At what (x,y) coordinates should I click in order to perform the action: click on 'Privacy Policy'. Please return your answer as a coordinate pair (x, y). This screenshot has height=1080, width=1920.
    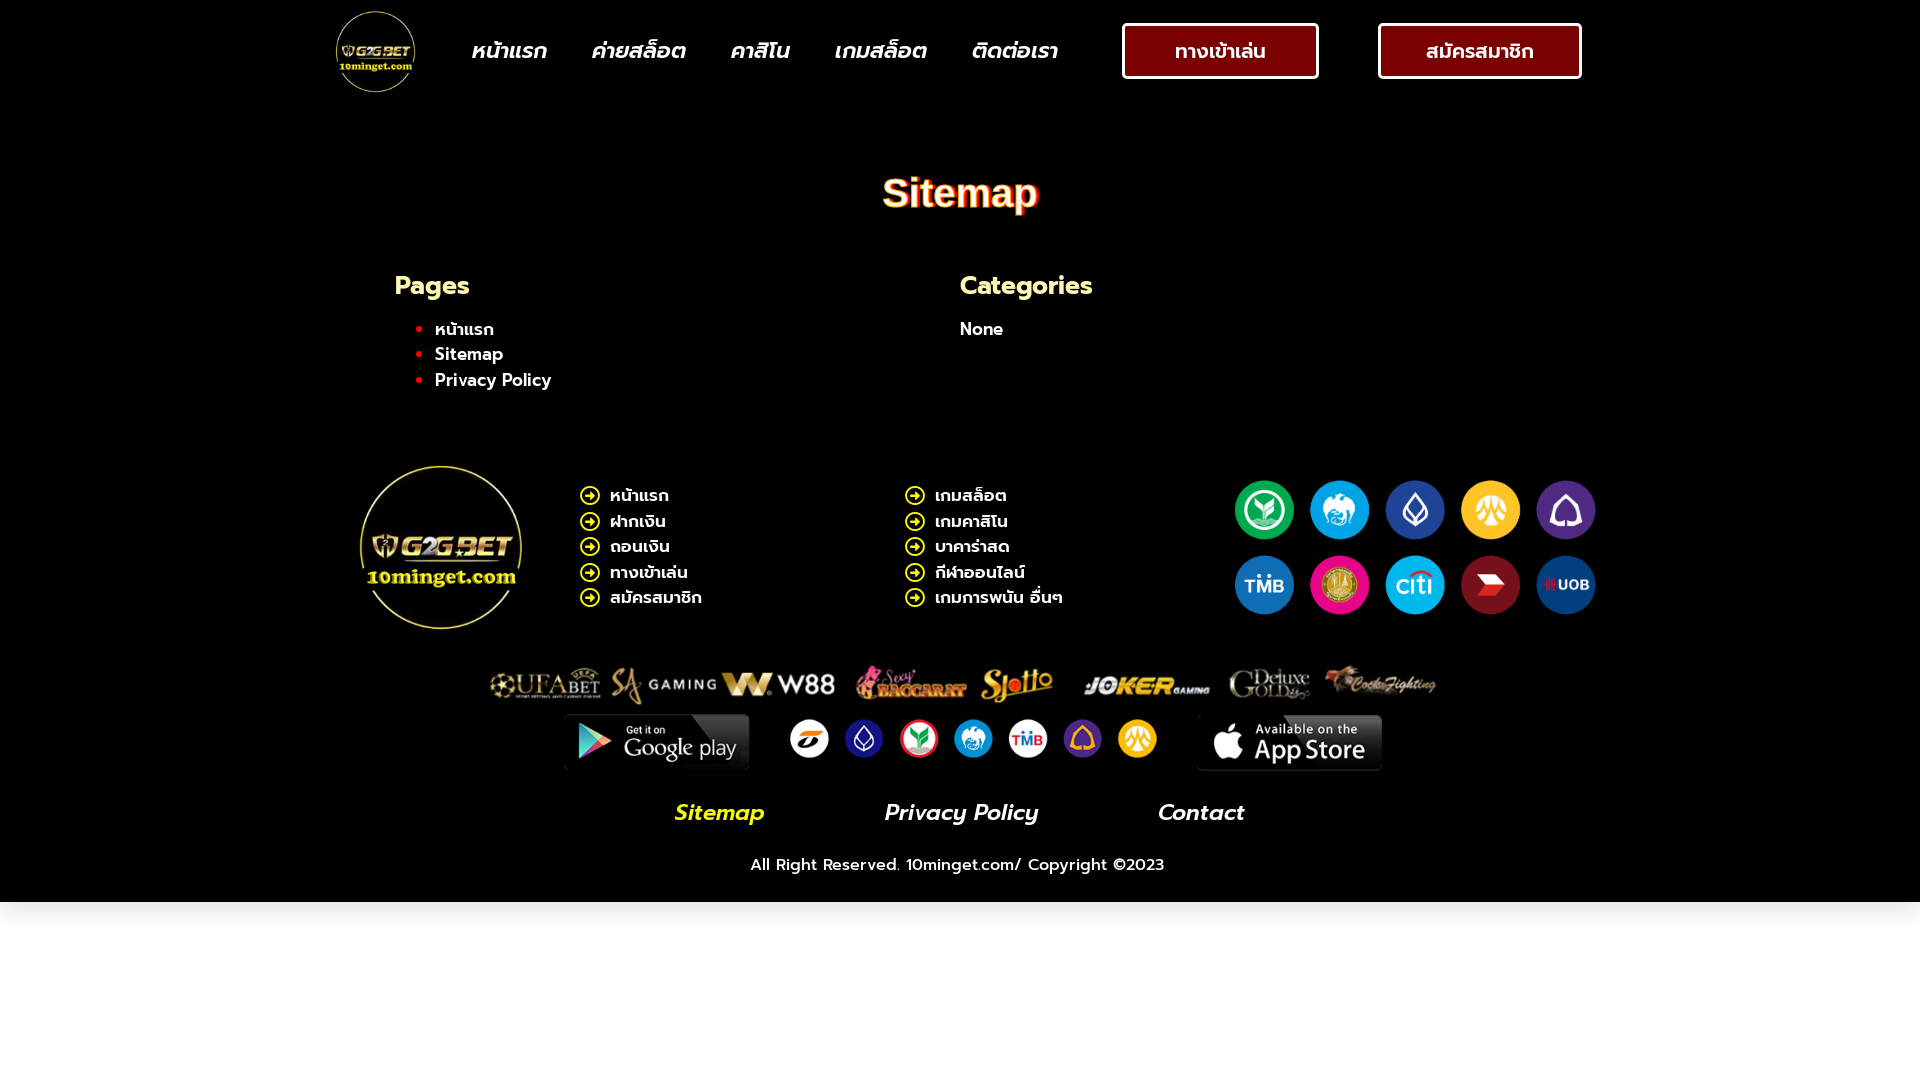
    Looking at the image, I should click on (434, 378).